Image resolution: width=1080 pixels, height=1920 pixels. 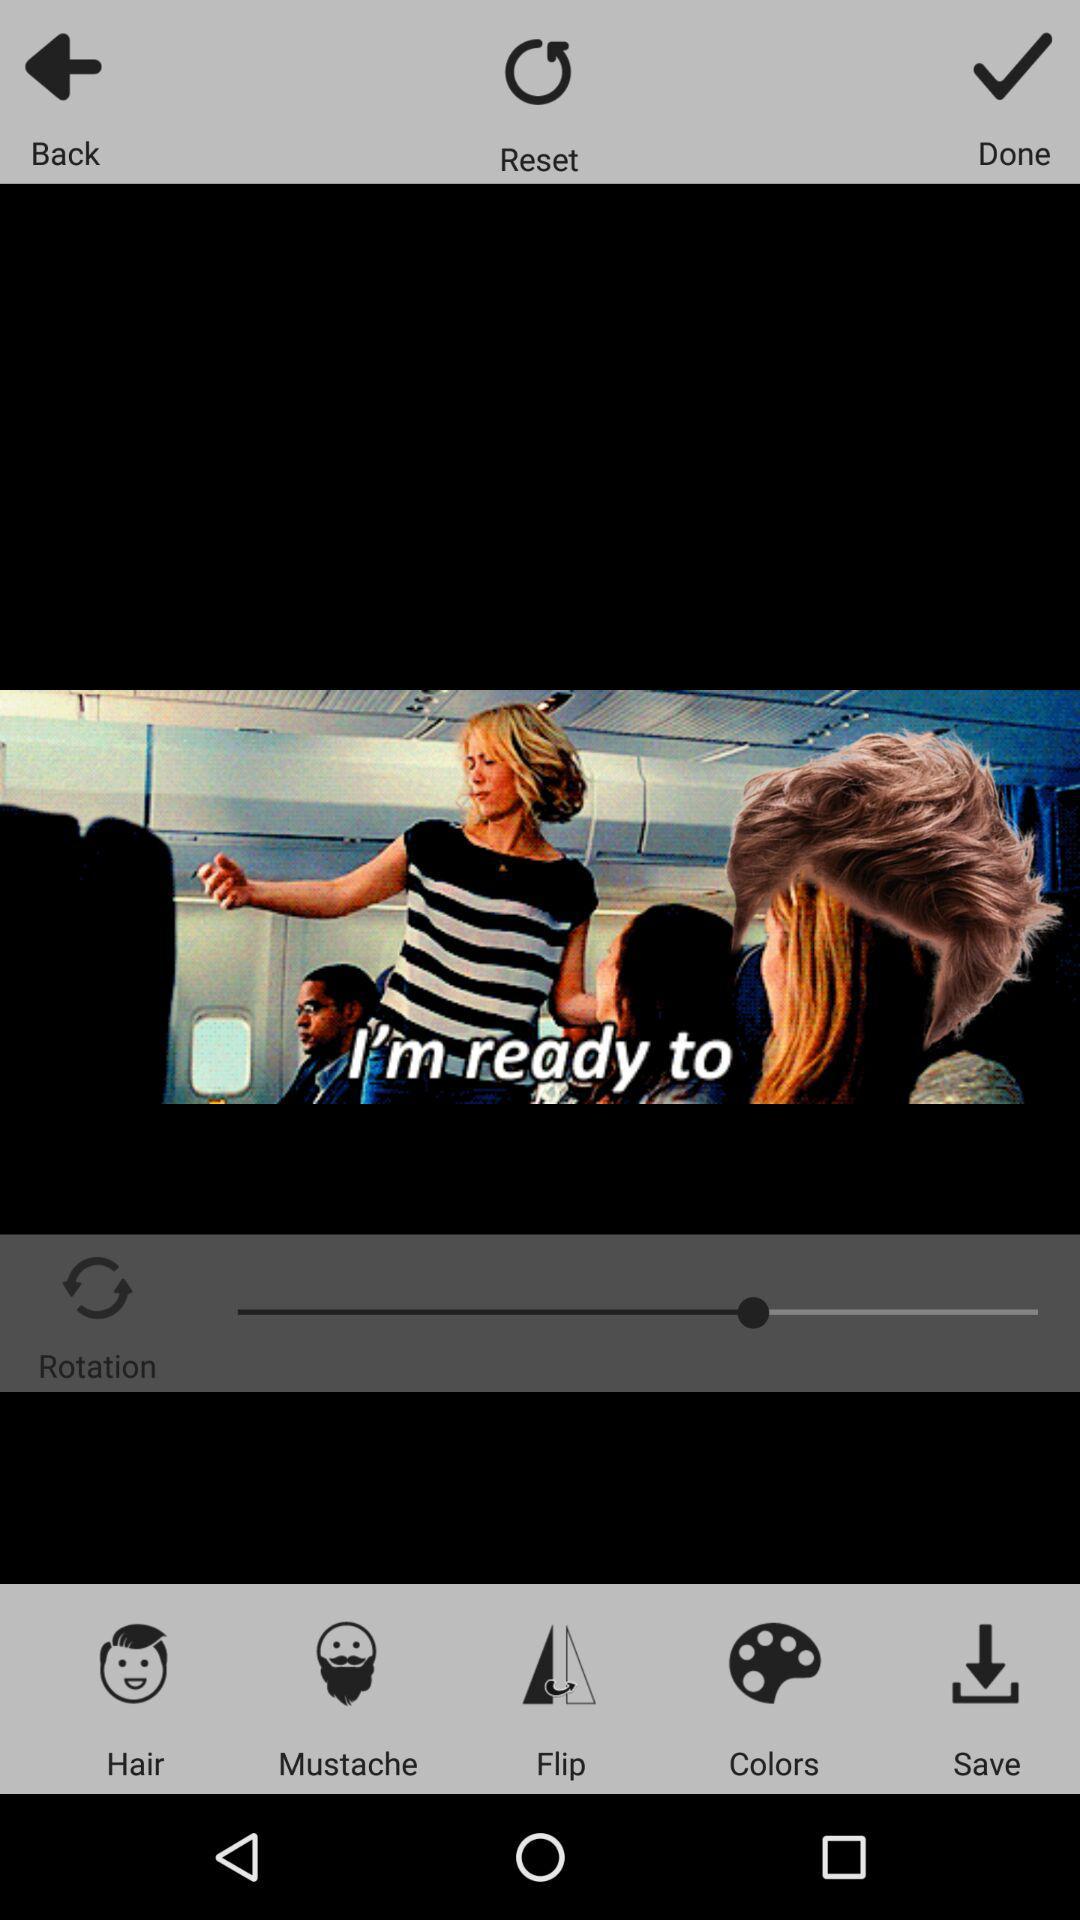 What do you see at coordinates (538, 71) in the screenshot?
I see `reset media` at bounding box center [538, 71].